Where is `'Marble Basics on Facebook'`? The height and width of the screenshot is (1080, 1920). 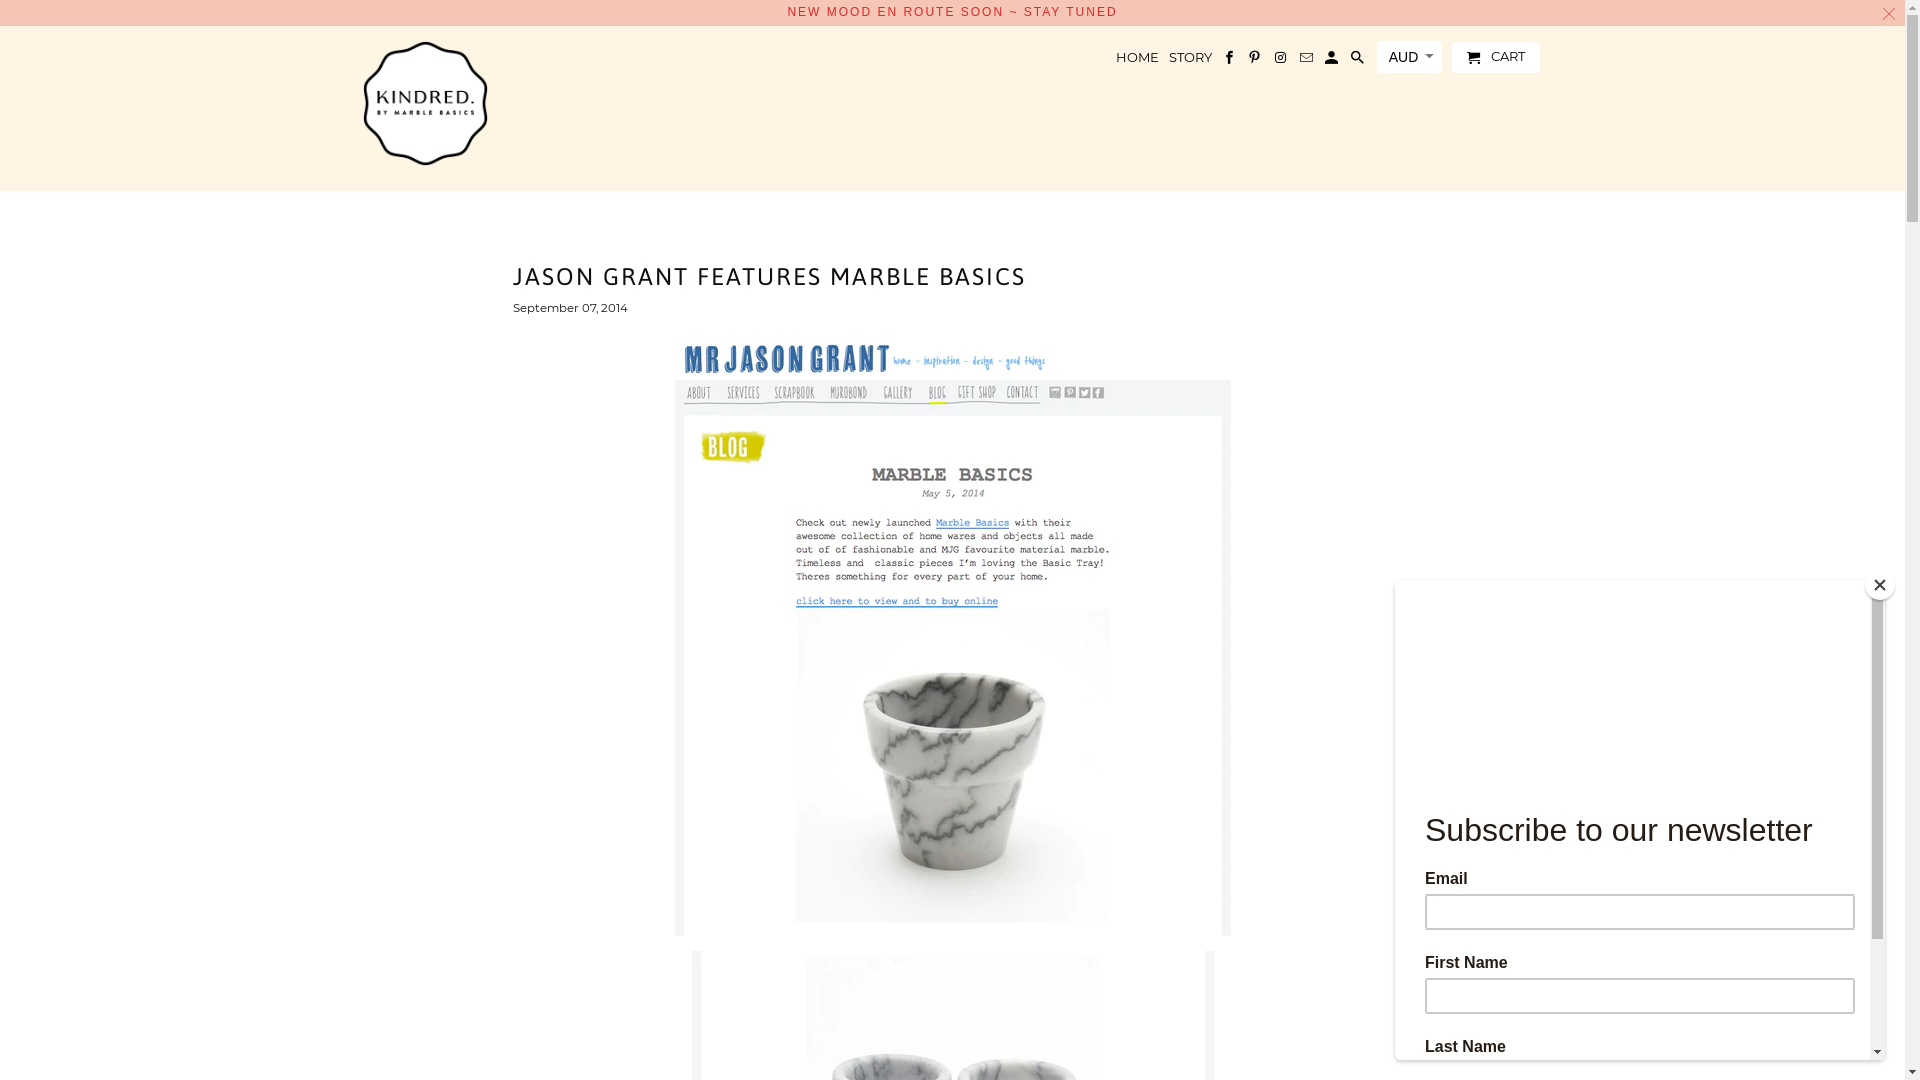 'Marble Basics on Facebook' is located at coordinates (1228, 60).